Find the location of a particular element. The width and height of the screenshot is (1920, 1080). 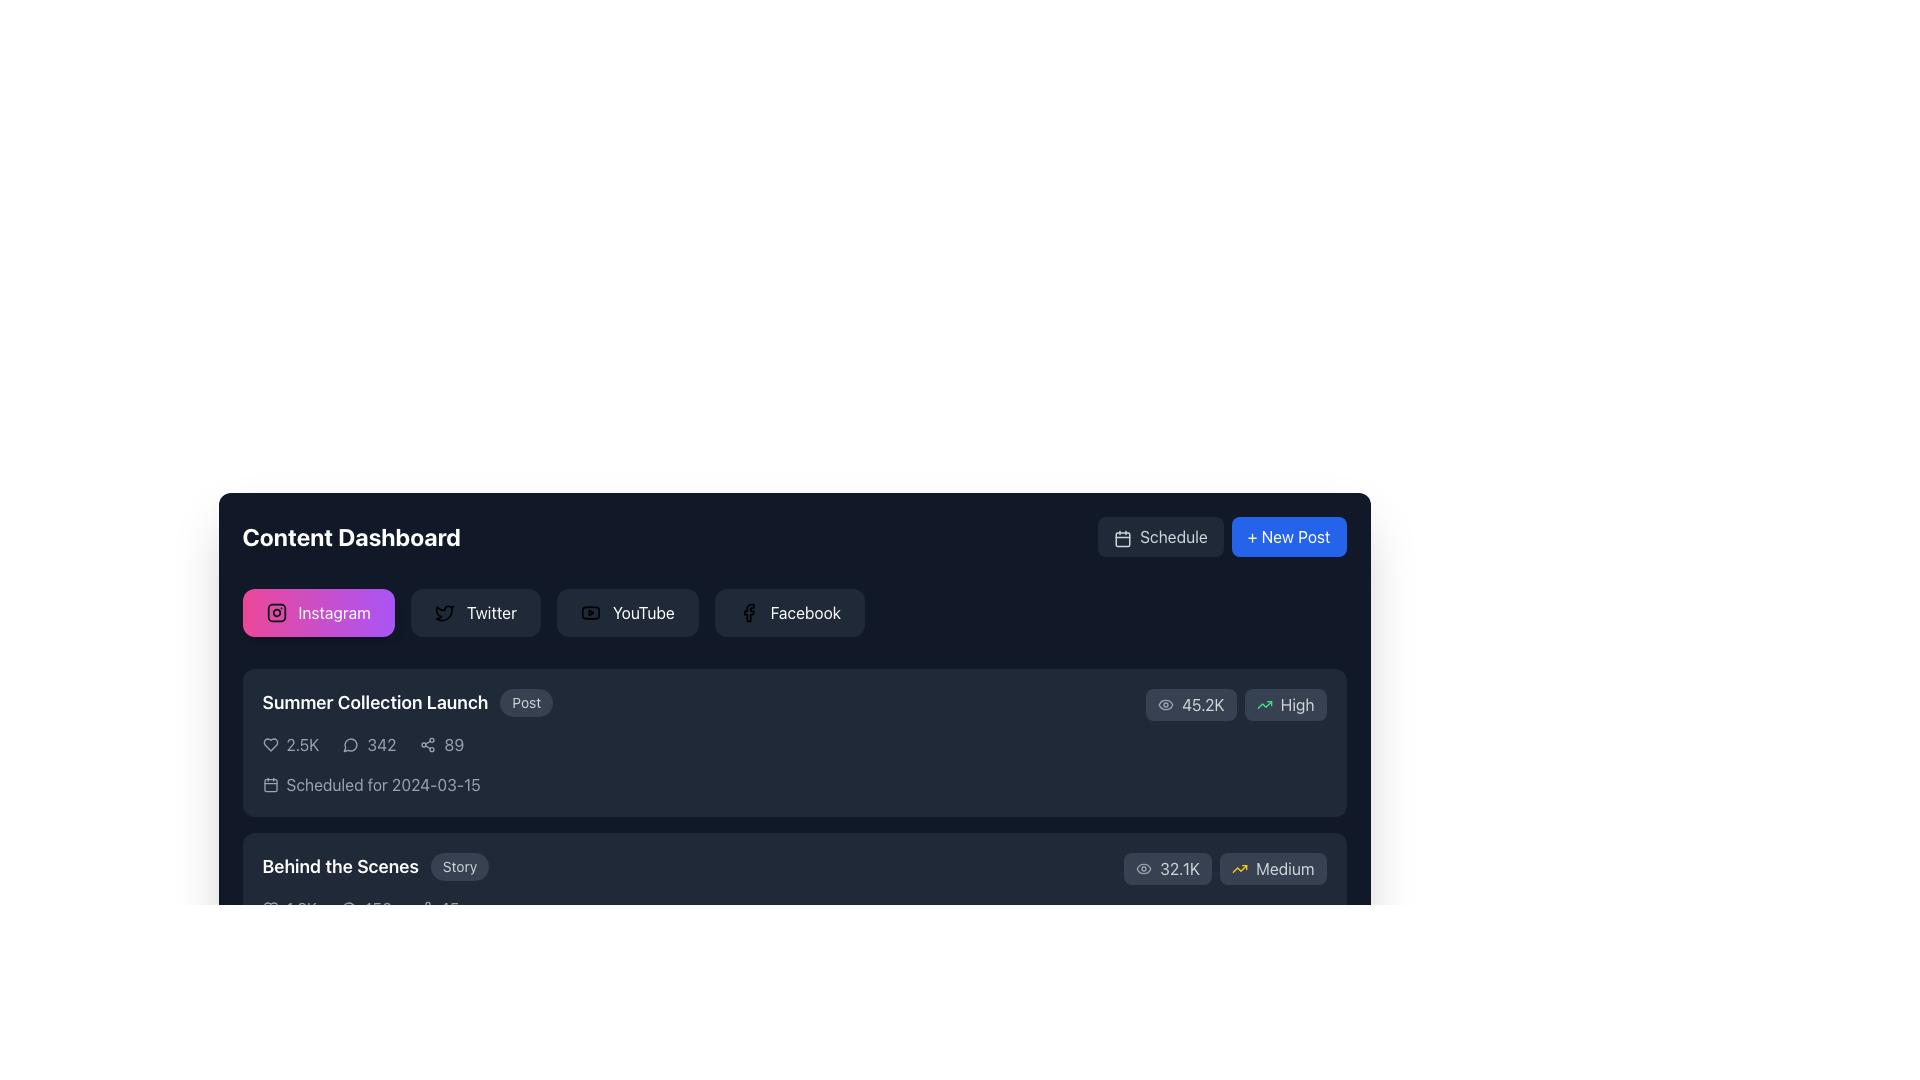

the icon that visually indicates the number of comments (342) associated with the post in the 'Summer Collection Launch' section is located at coordinates (351, 744).